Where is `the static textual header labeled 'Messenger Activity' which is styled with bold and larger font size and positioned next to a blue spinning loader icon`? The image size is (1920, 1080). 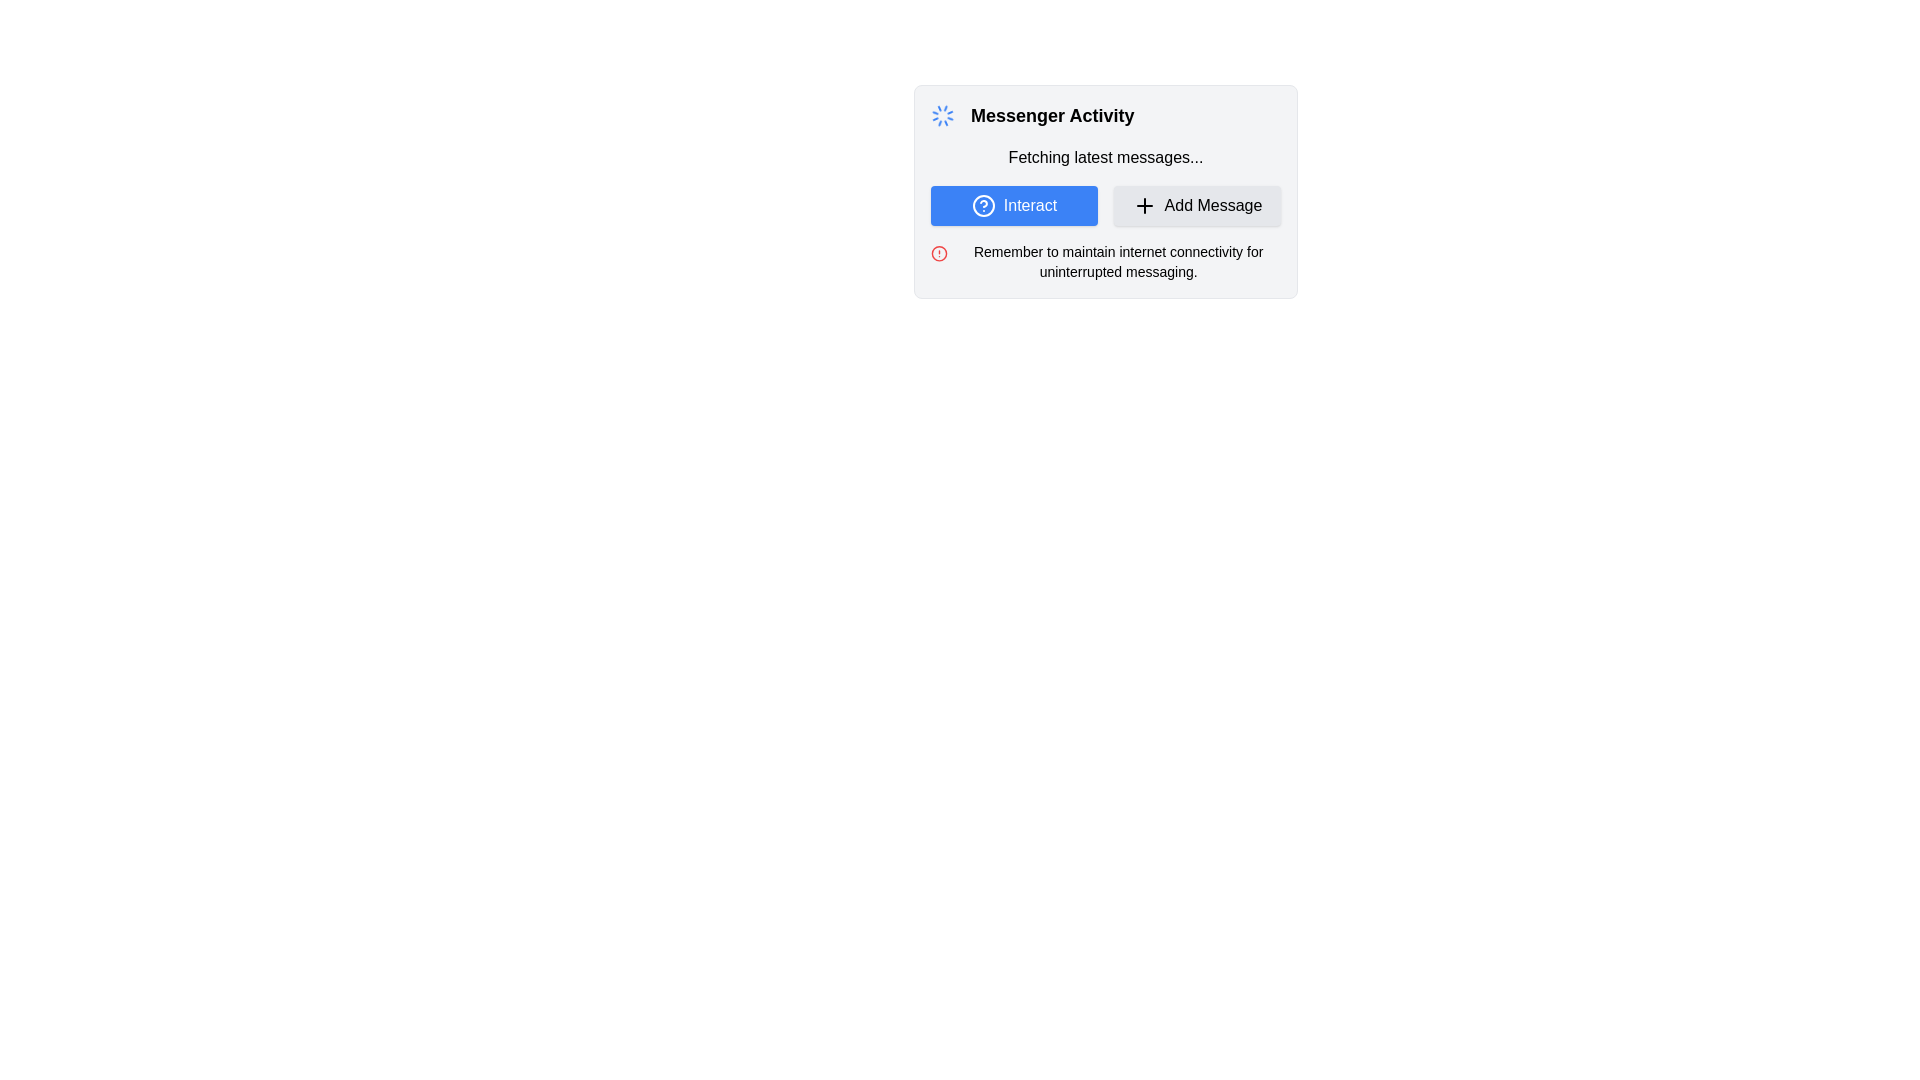
the static textual header labeled 'Messenger Activity' which is styled with bold and larger font size and positioned next to a blue spinning loader icon is located at coordinates (1104, 115).